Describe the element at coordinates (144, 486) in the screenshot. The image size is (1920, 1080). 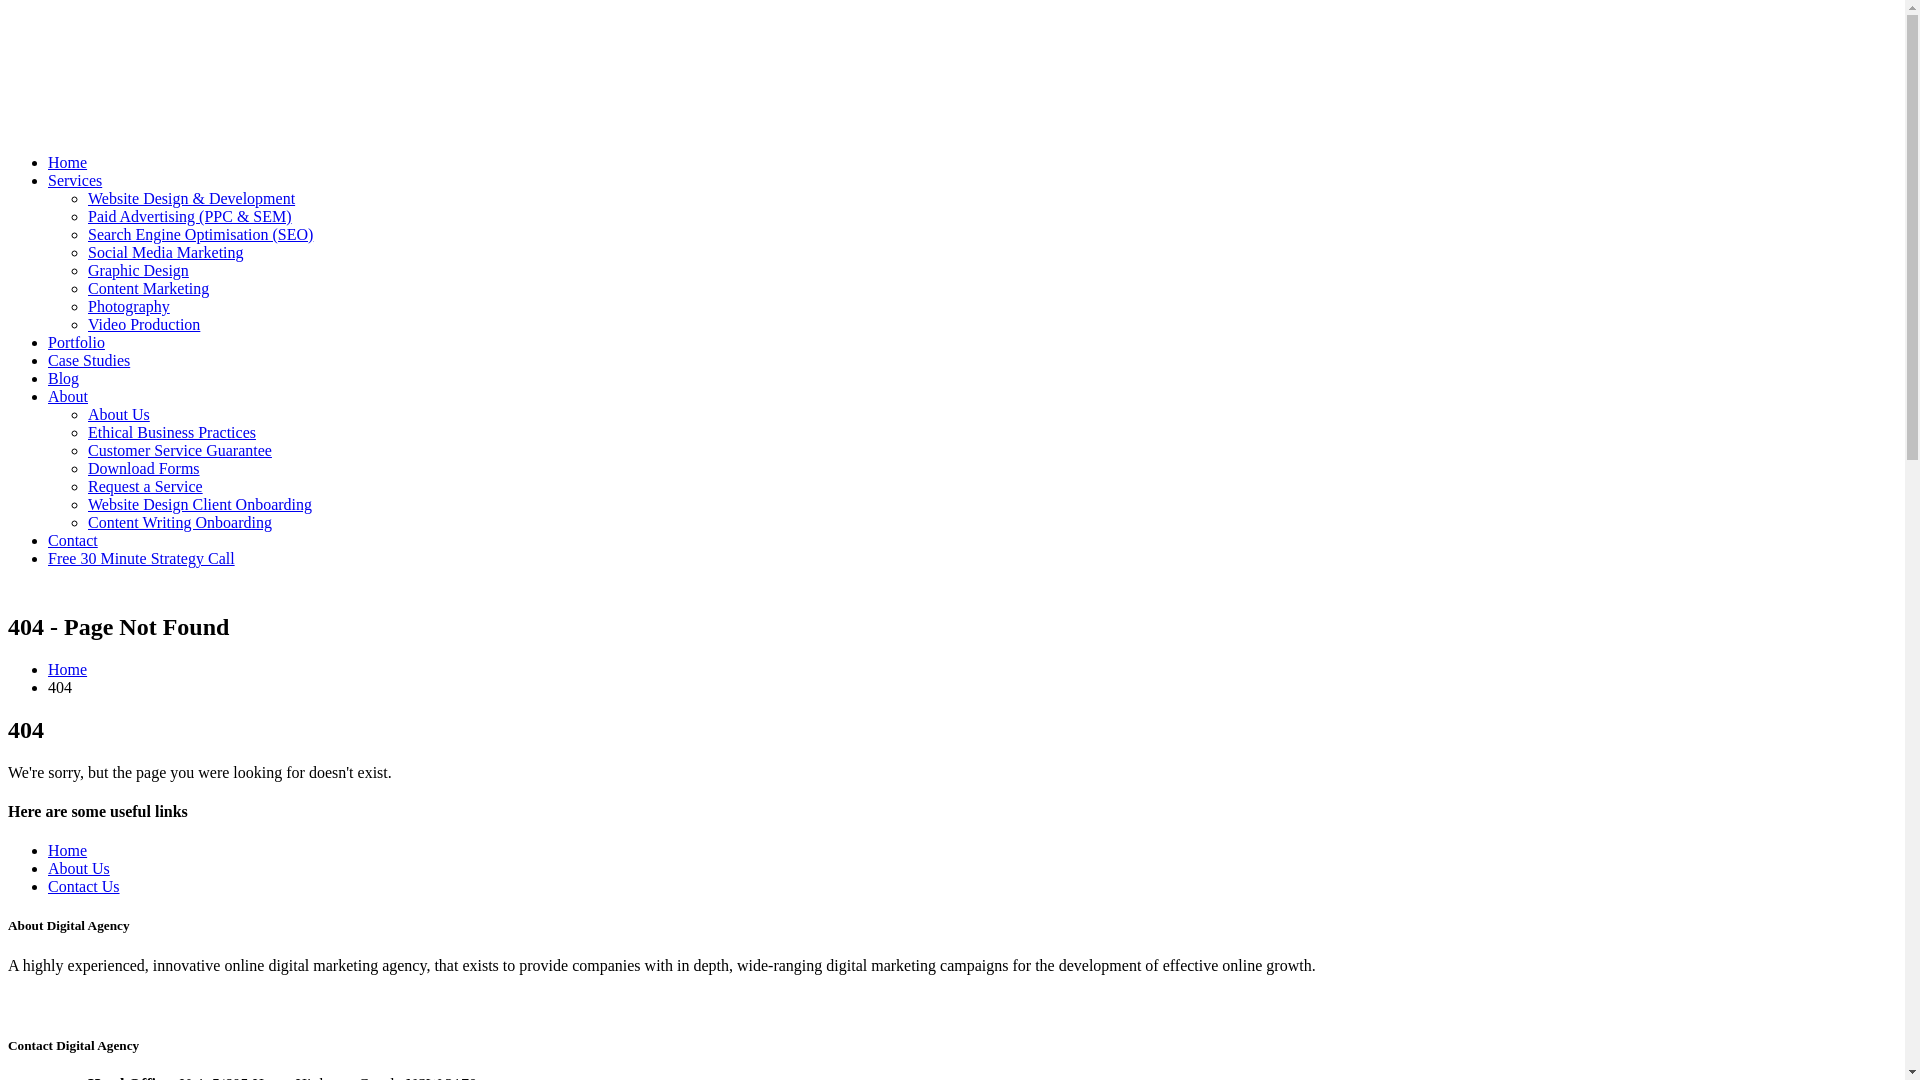
I see `'Request a Service'` at that location.